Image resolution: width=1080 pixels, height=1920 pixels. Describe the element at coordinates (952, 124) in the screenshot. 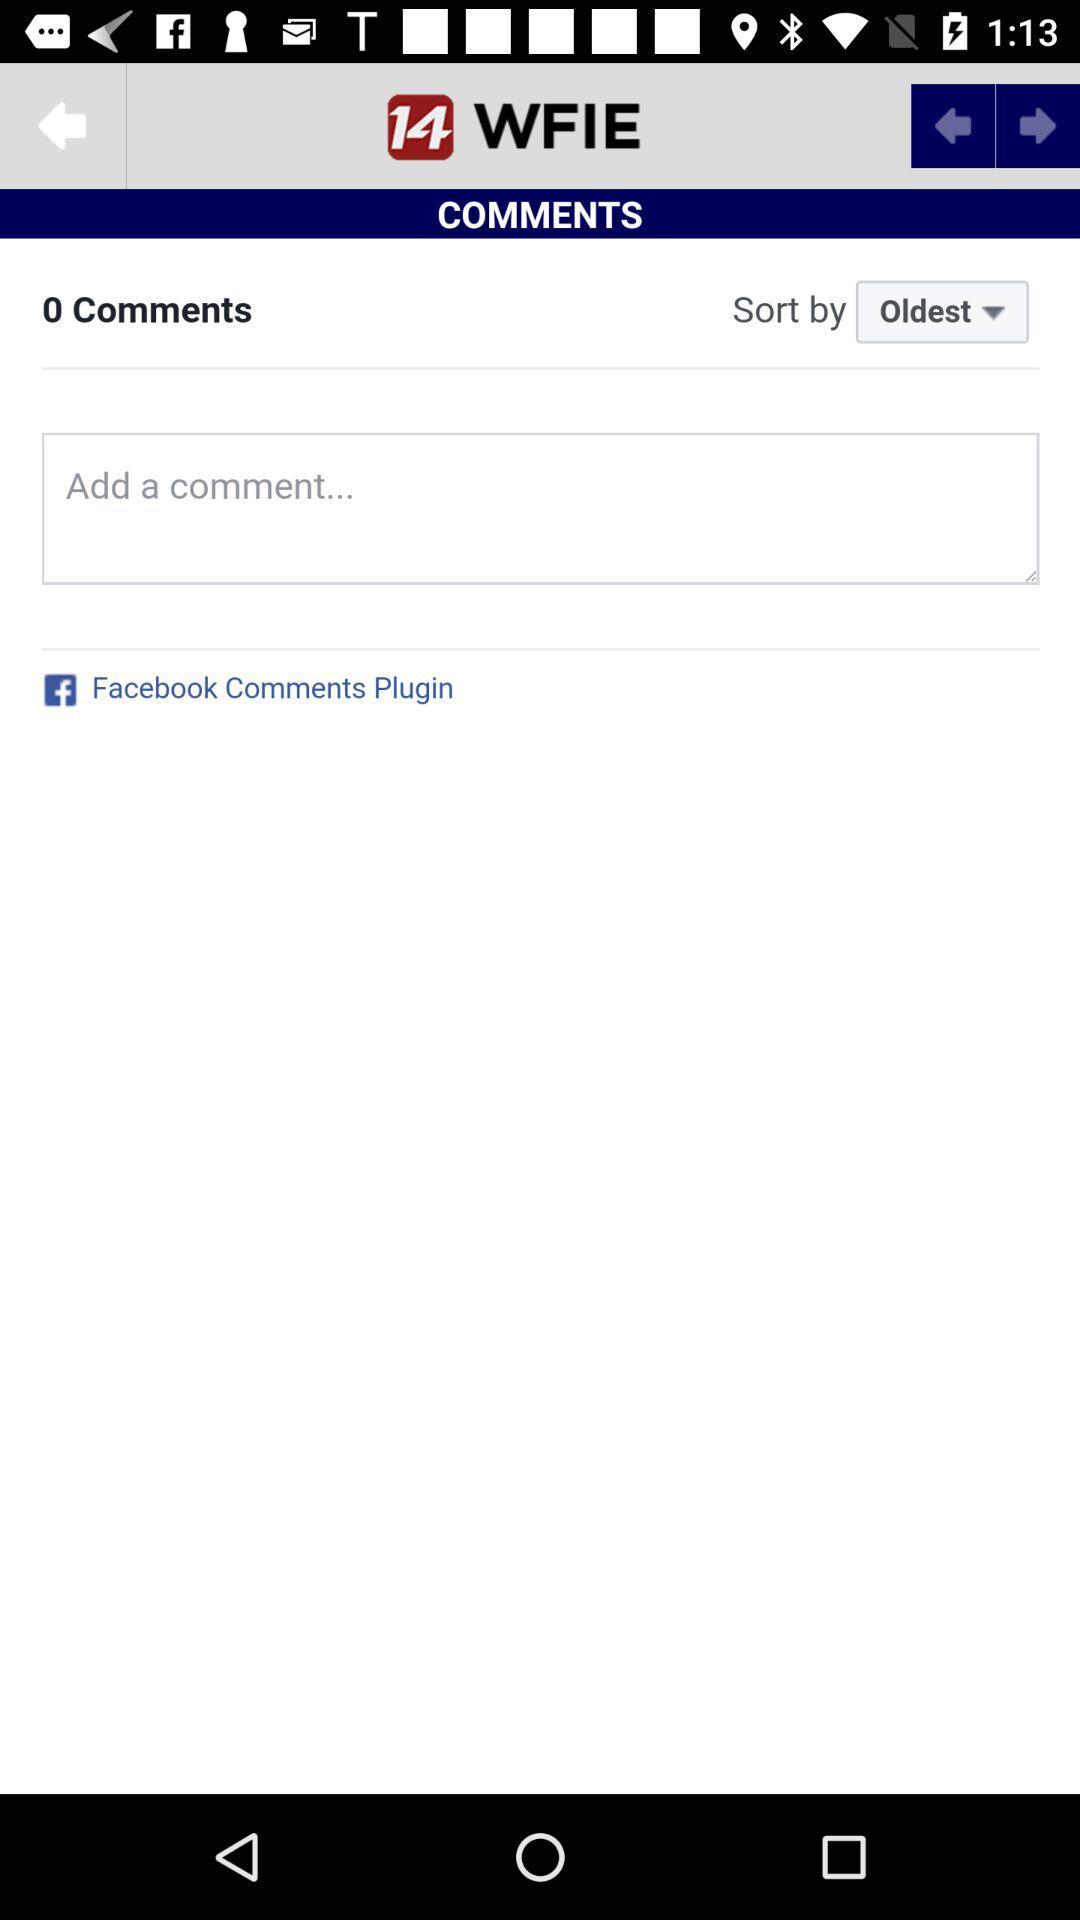

I see `the arrow_backward icon` at that location.